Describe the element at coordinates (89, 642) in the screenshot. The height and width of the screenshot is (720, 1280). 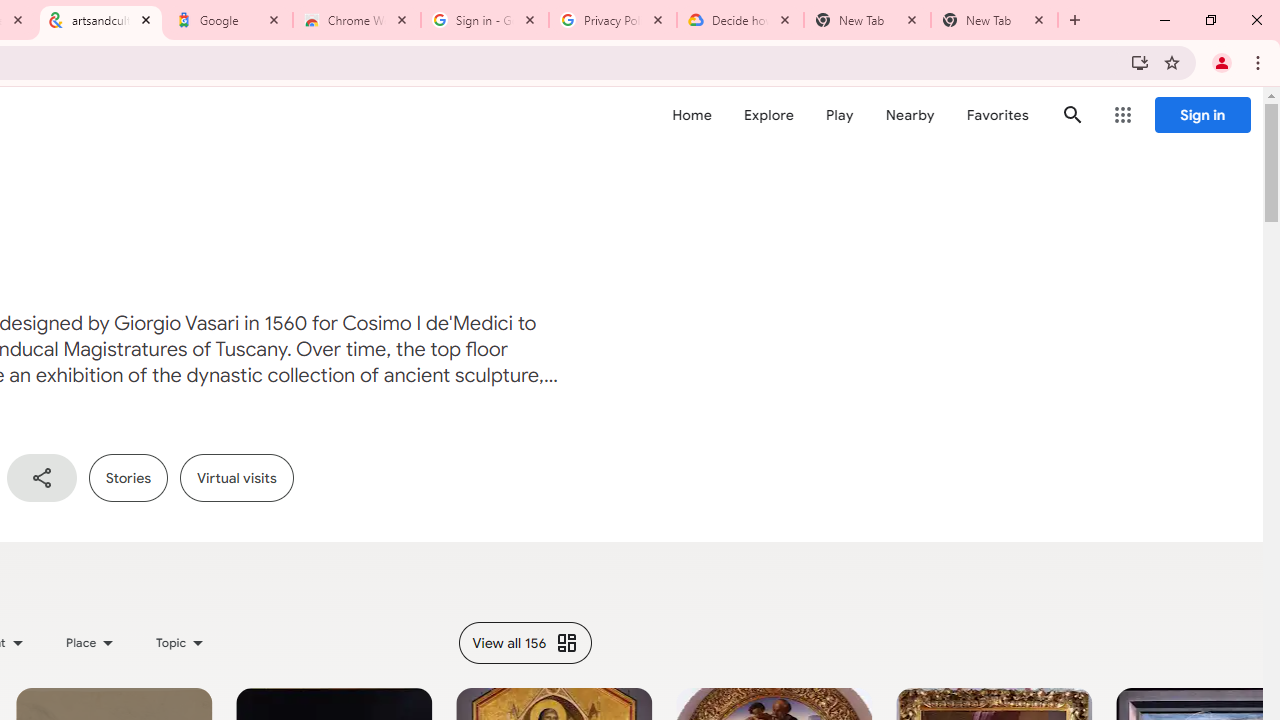
I see `'Place'` at that location.